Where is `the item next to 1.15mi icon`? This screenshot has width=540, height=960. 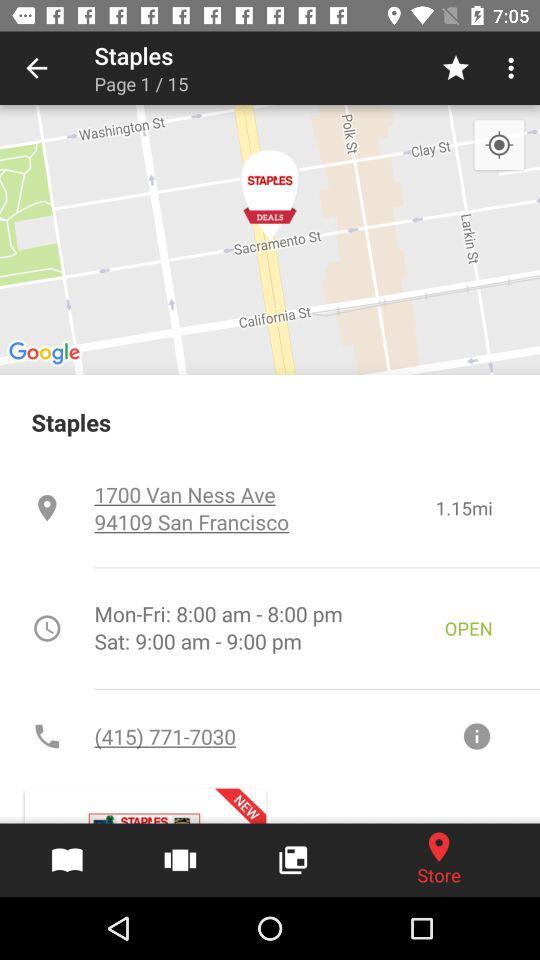 the item next to 1.15mi icon is located at coordinates (265, 507).